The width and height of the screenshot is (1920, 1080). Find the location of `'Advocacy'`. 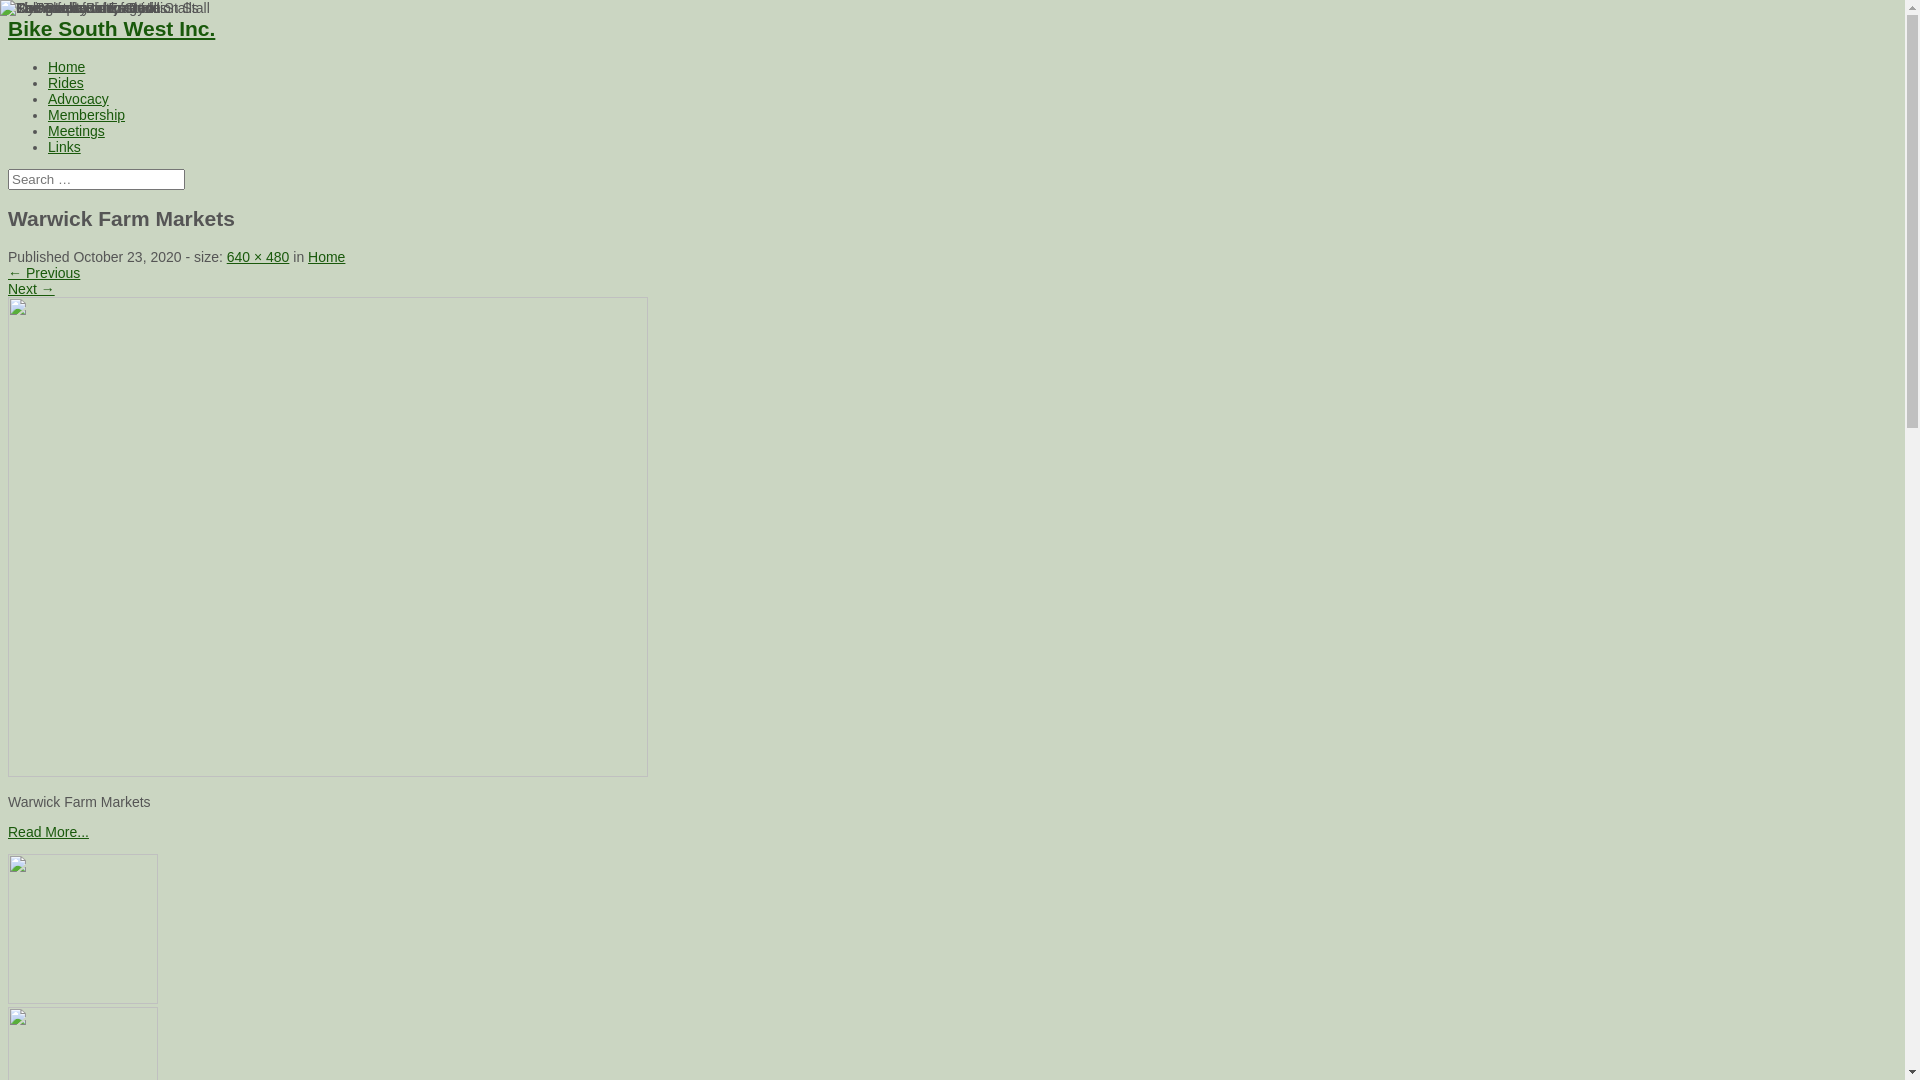

'Advocacy' is located at coordinates (78, 99).